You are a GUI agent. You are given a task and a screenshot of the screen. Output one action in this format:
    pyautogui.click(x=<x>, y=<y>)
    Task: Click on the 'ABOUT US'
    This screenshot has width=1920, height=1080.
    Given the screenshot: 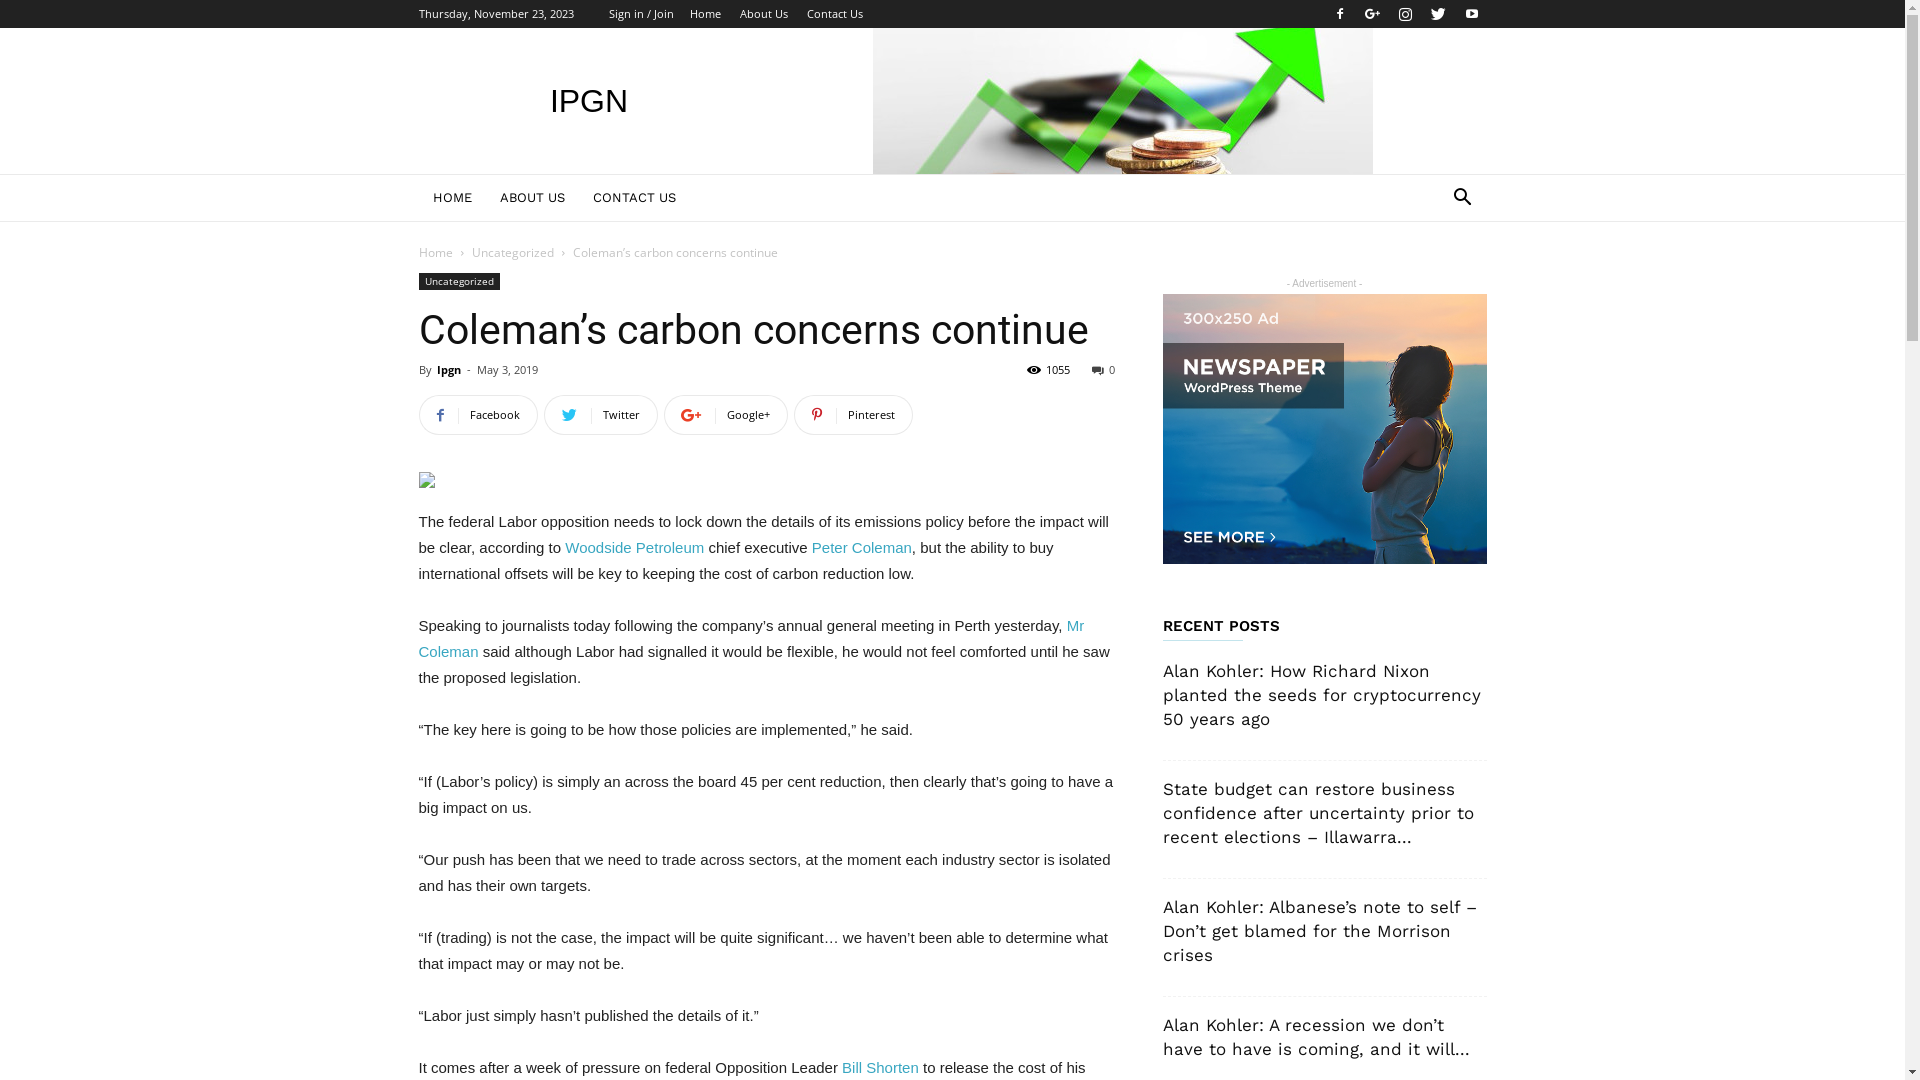 What is the action you would take?
    pyautogui.click(x=485, y=197)
    